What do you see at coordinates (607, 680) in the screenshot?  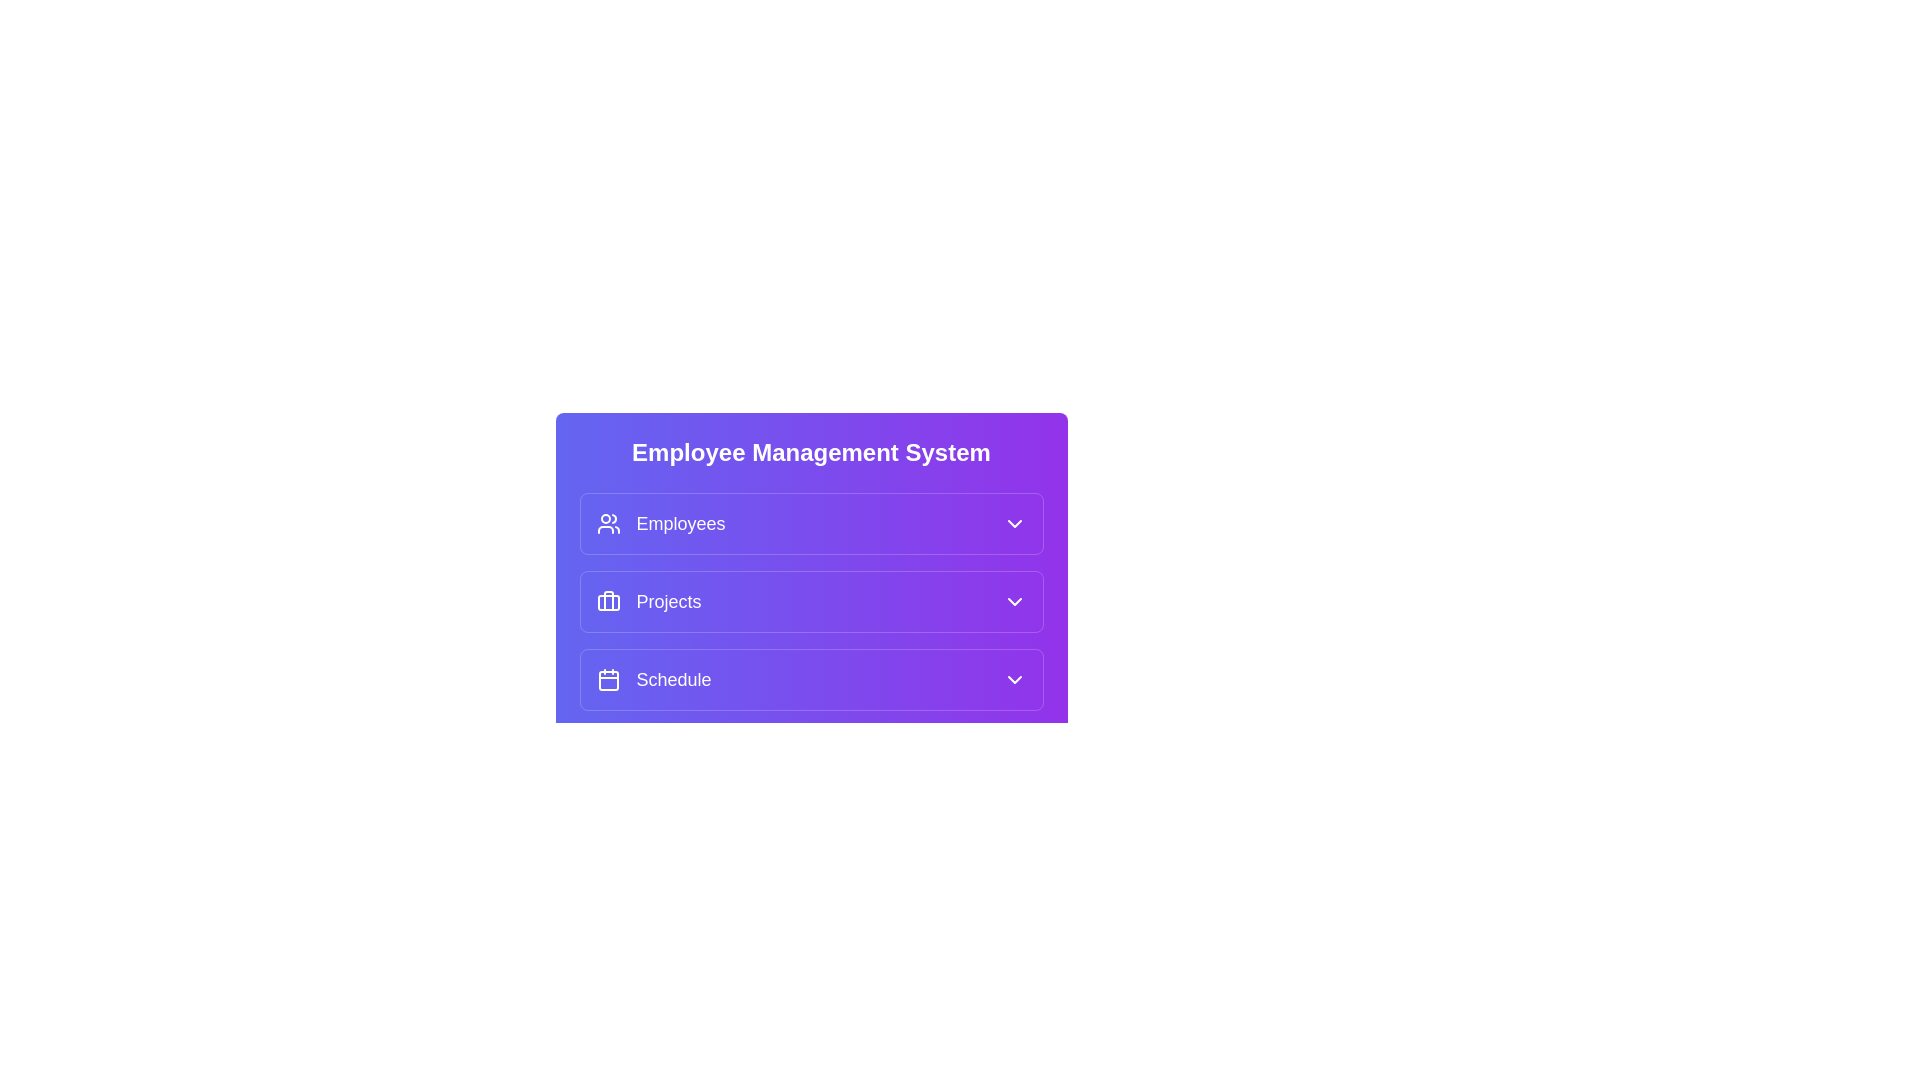 I see `the decorative SVG rectangle in the calendar icon located in the 'Schedule' row of the sidebar menu` at bounding box center [607, 680].